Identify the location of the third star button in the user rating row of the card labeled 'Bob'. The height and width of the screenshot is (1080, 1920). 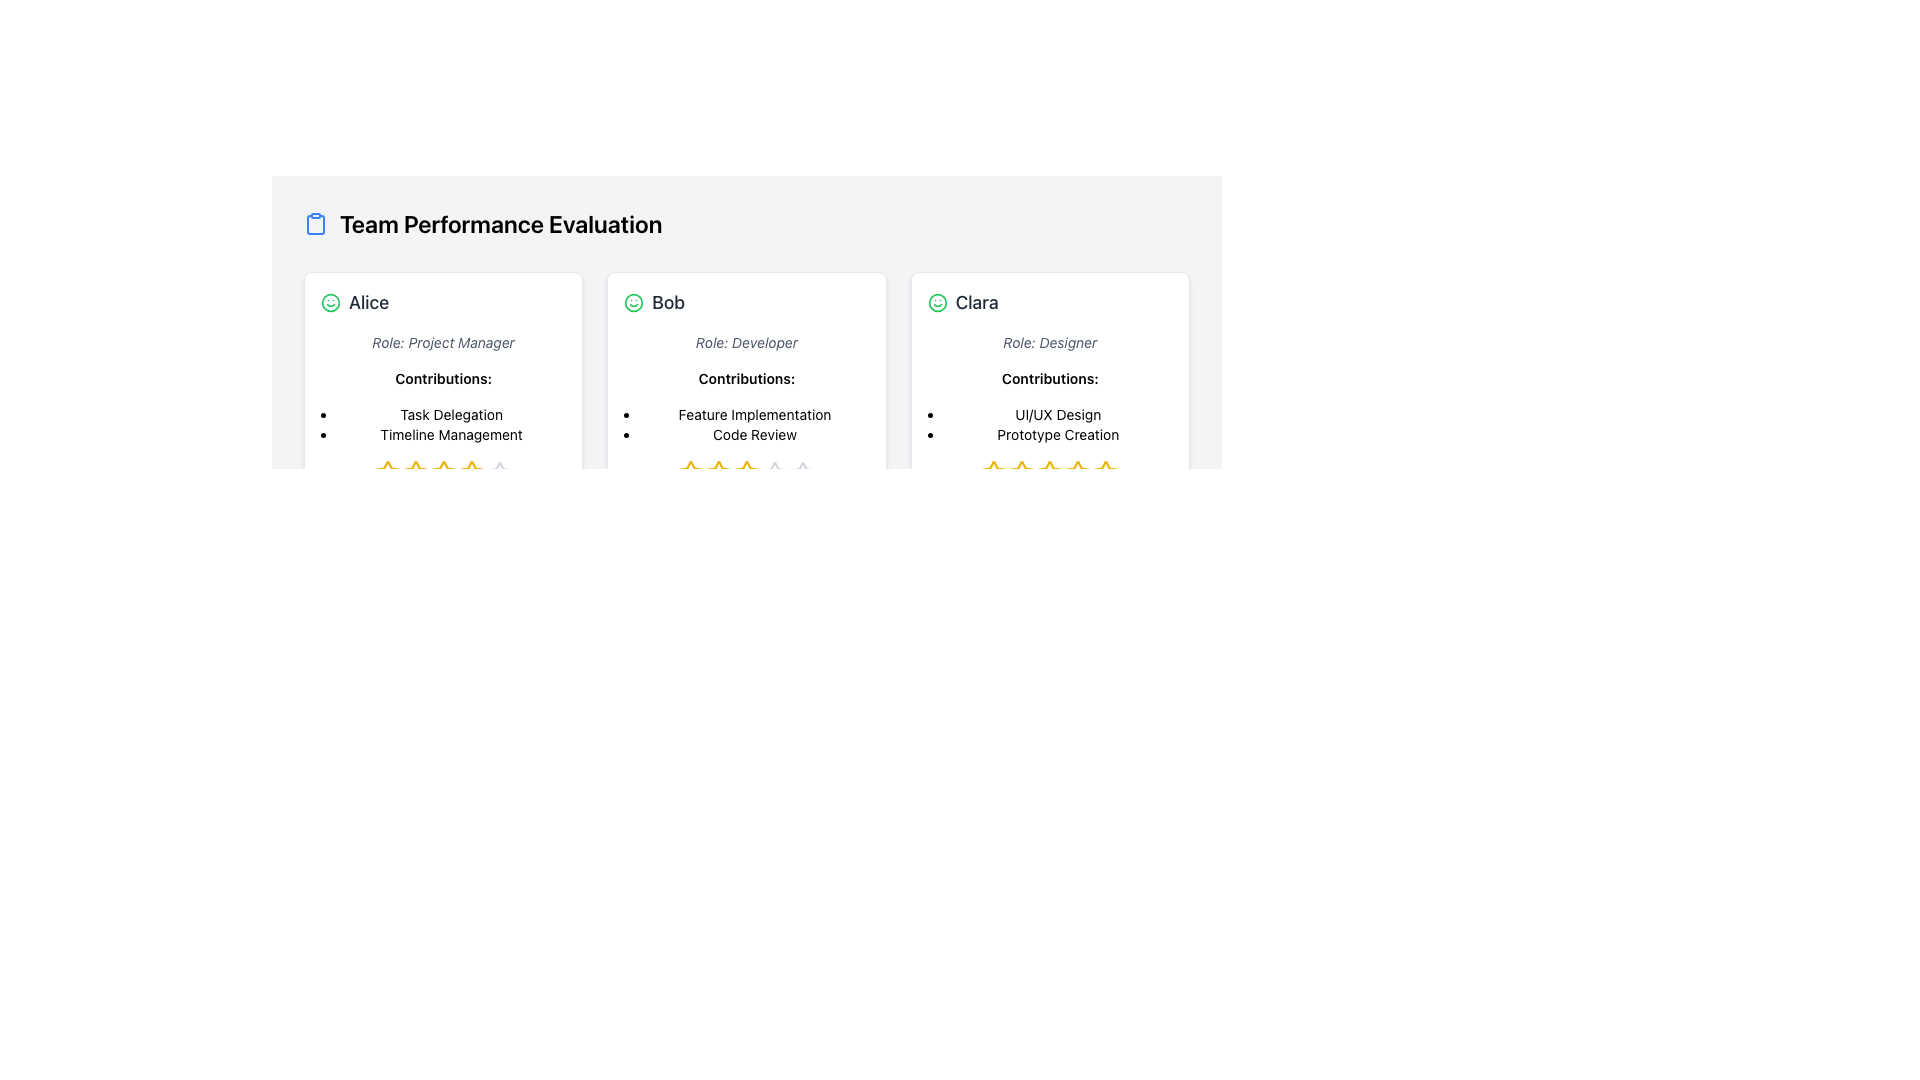
(746, 472).